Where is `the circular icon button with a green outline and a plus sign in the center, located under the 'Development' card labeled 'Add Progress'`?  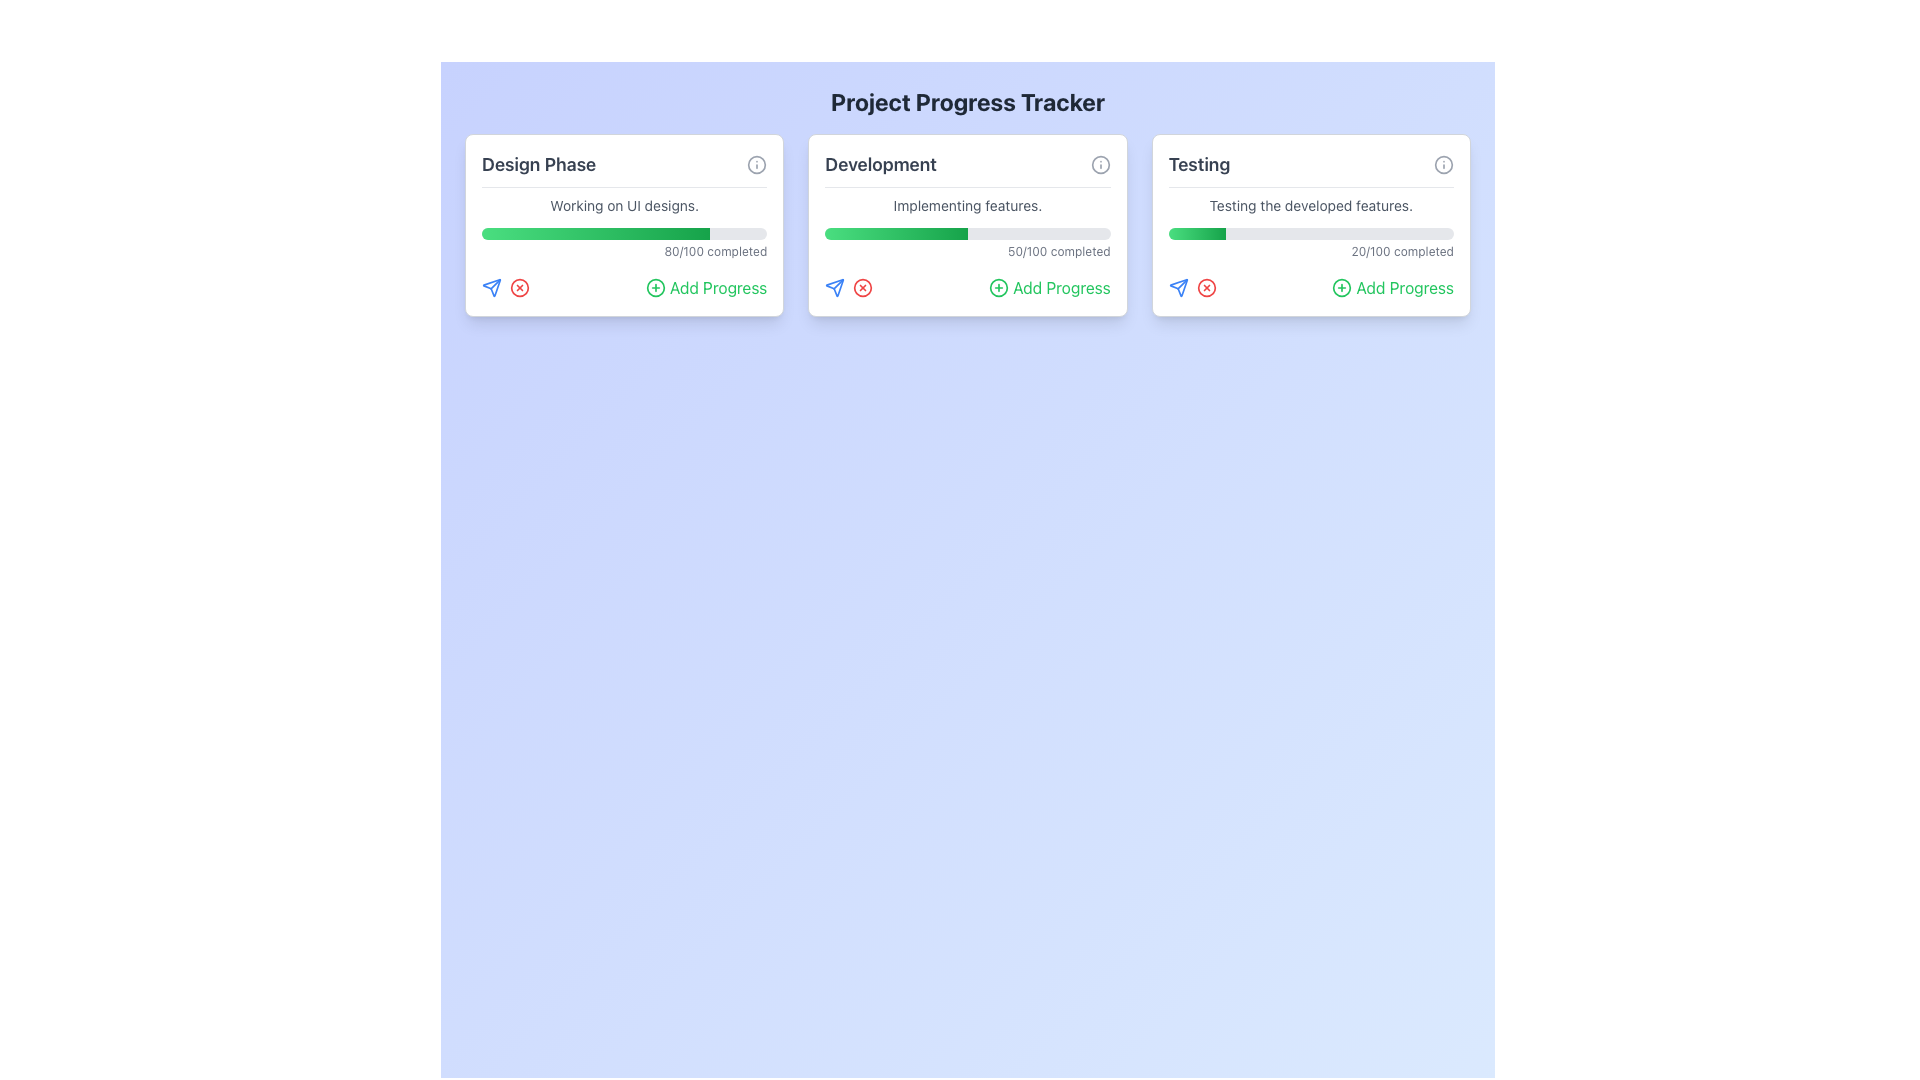 the circular icon button with a green outline and a plus sign in the center, located under the 'Development' card labeled 'Add Progress' is located at coordinates (999, 288).